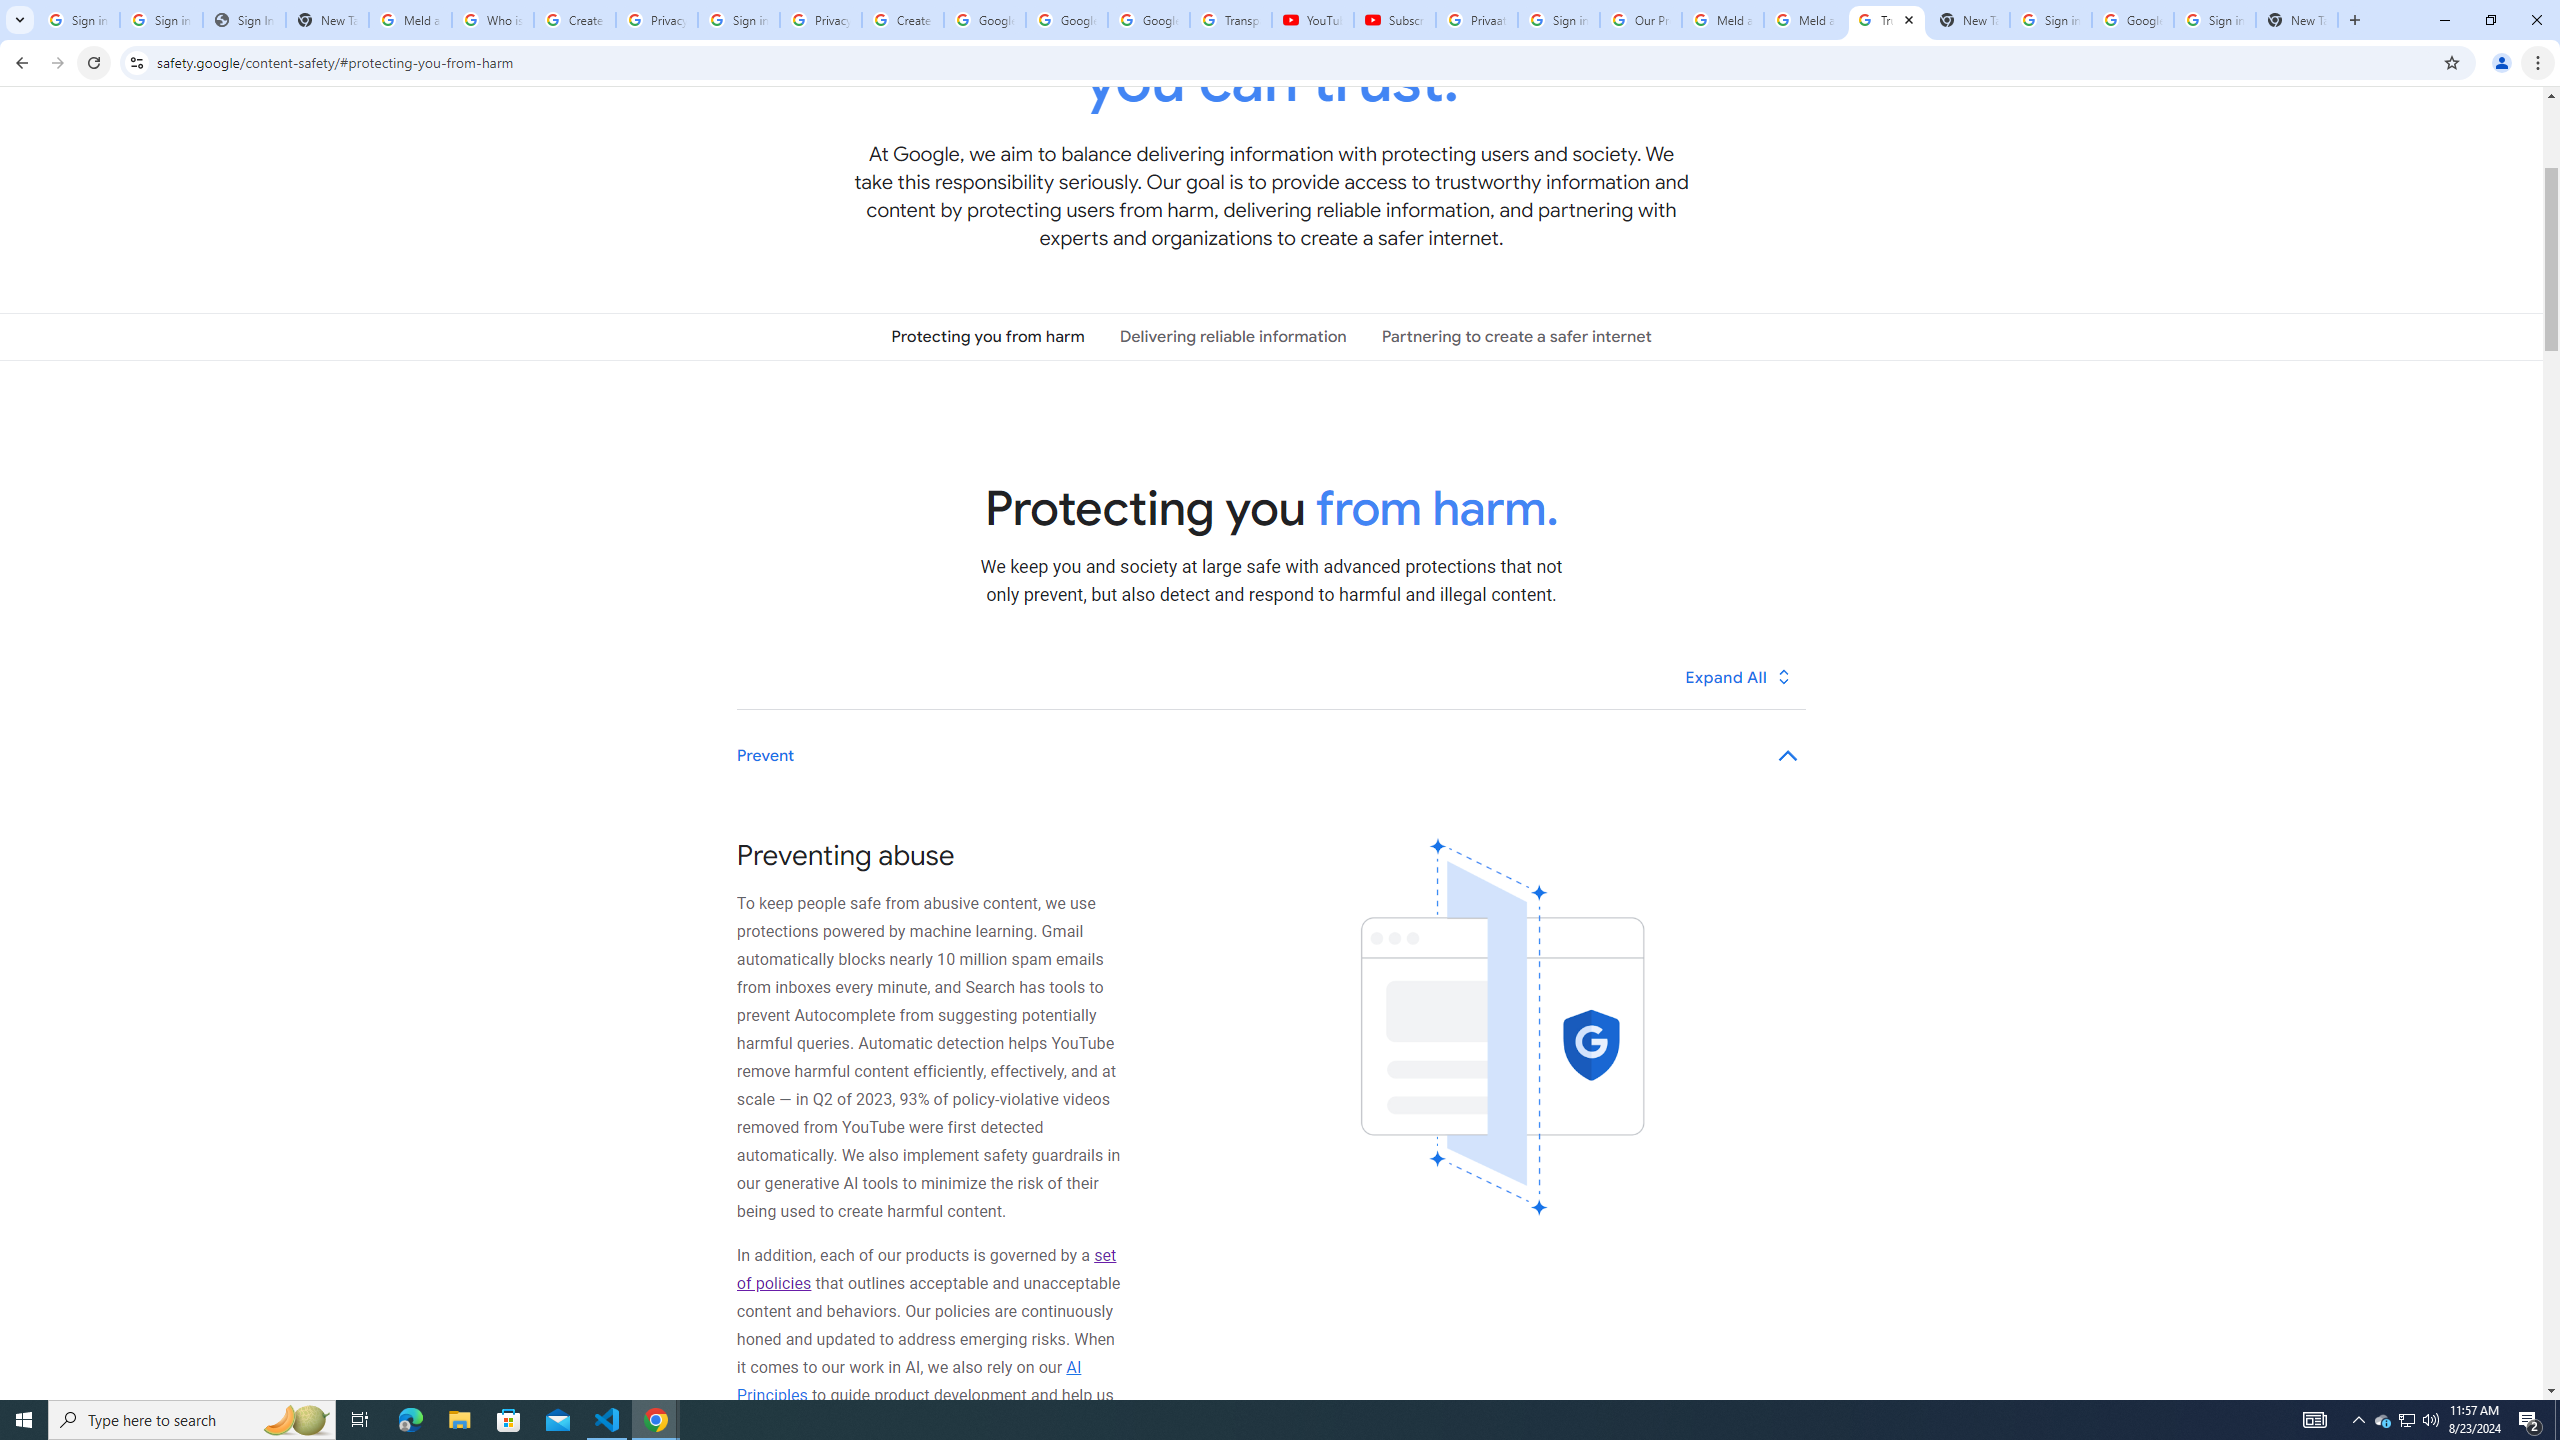 The height and width of the screenshot is (1440, 2560). I want to click on 'AI Principles', so click(909, 1380).